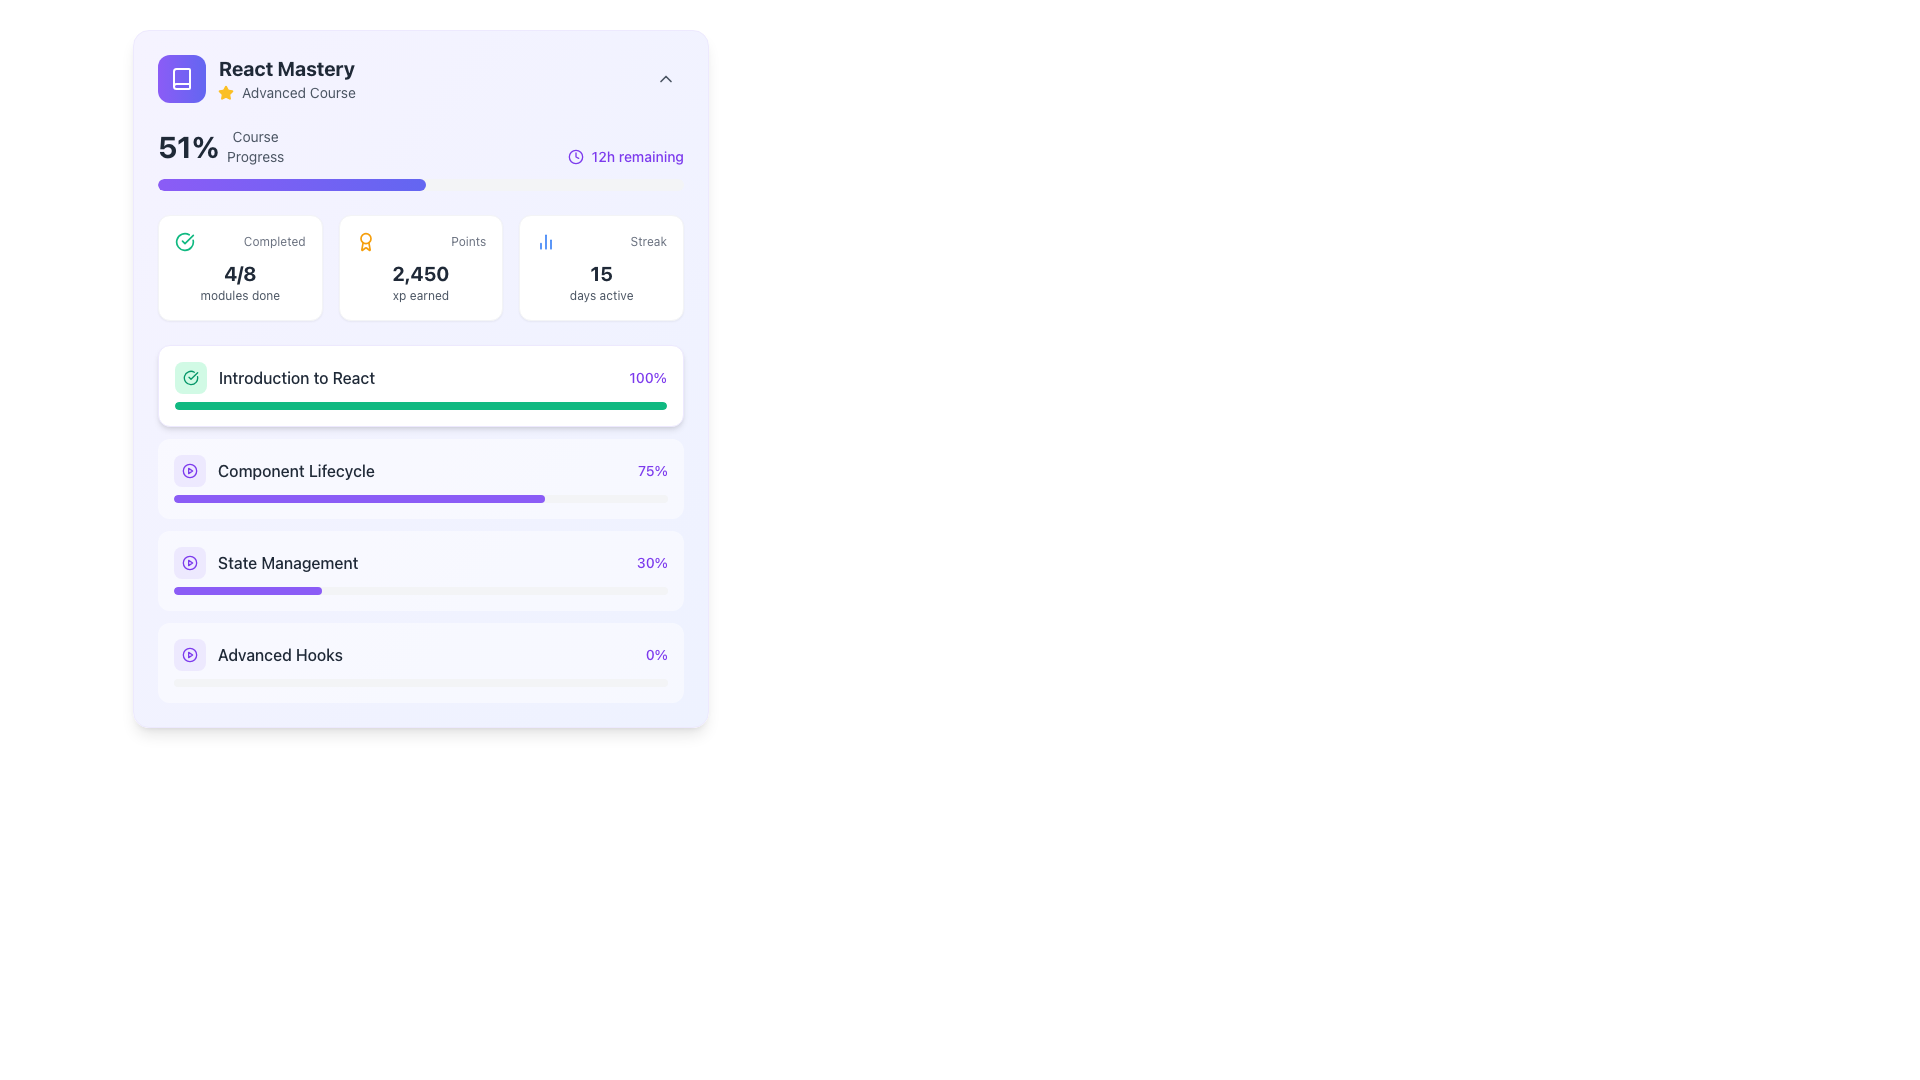 The height and width of the screenshot is (1080, 1920). What do you see at coordinates (190, 563) in the screenshot?
I see `the play button icon styled as a circular outline with a play symbol inside, rendered in violet, located within the 'State Management' course list item` at bounding box center [190, 563].